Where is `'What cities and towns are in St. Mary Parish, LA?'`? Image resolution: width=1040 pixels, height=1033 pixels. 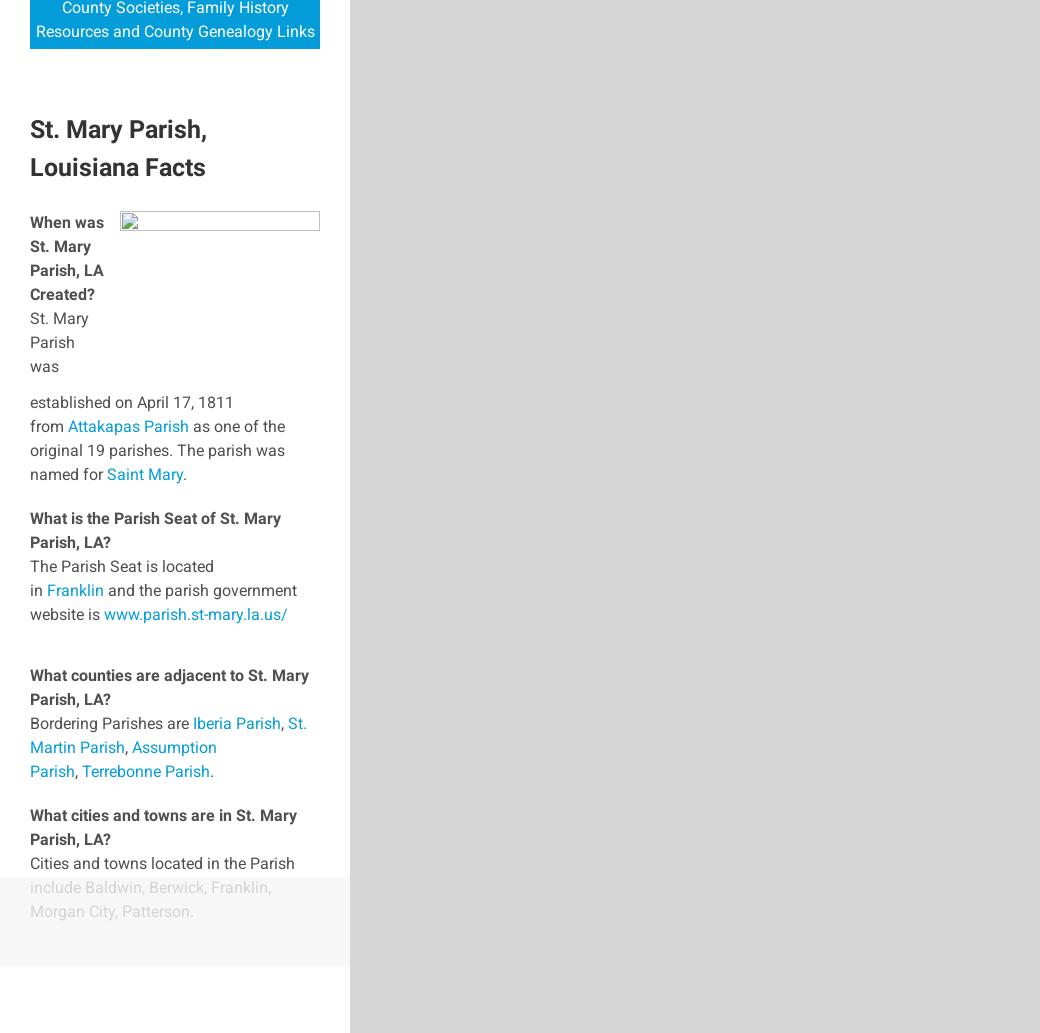
'What cities and towns are in St. Mary Parish, LA?' is located at coordinates (163, 826).